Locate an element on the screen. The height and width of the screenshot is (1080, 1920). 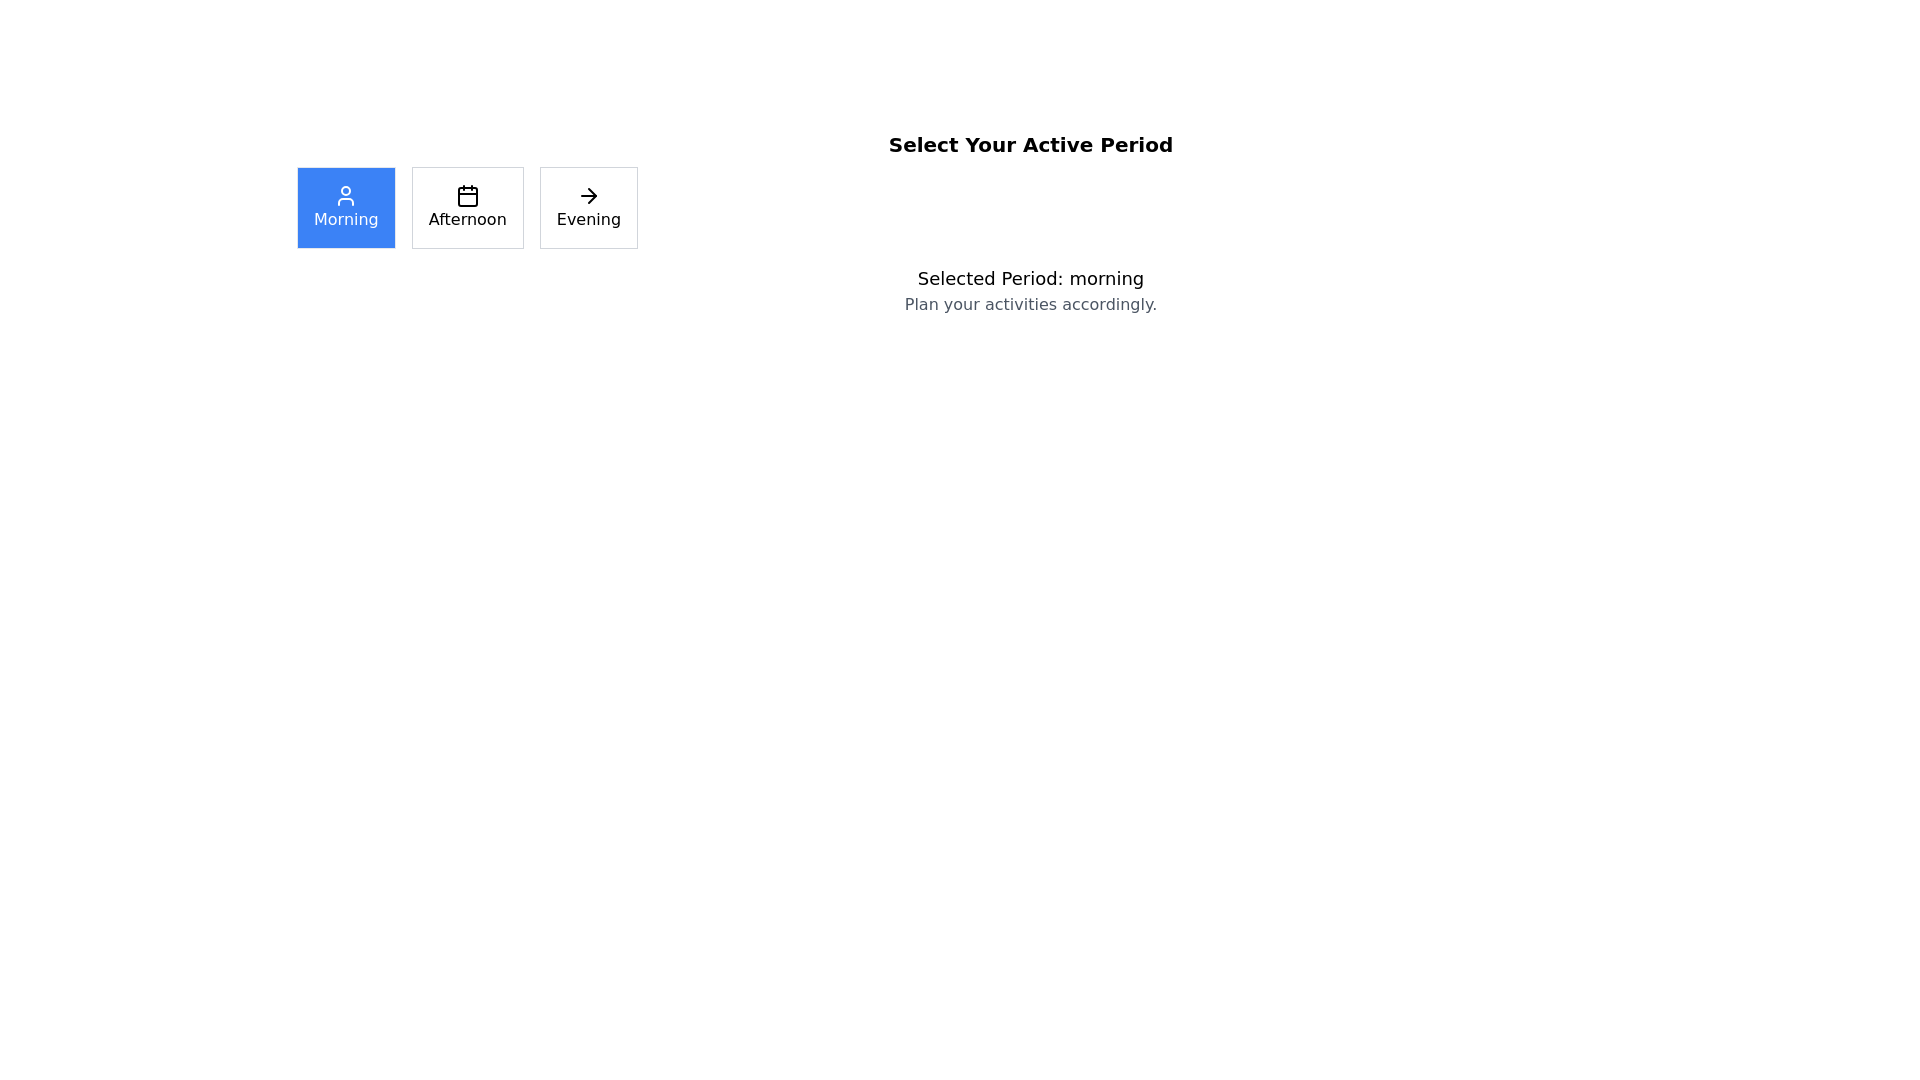
the informational text that summarizes the user's selected period, located beneath the selection options for 'Morning,' 'Afternoon,' and 'Evening' in the 'Select Your Active Period' section is located at coordinates (1031, 290).